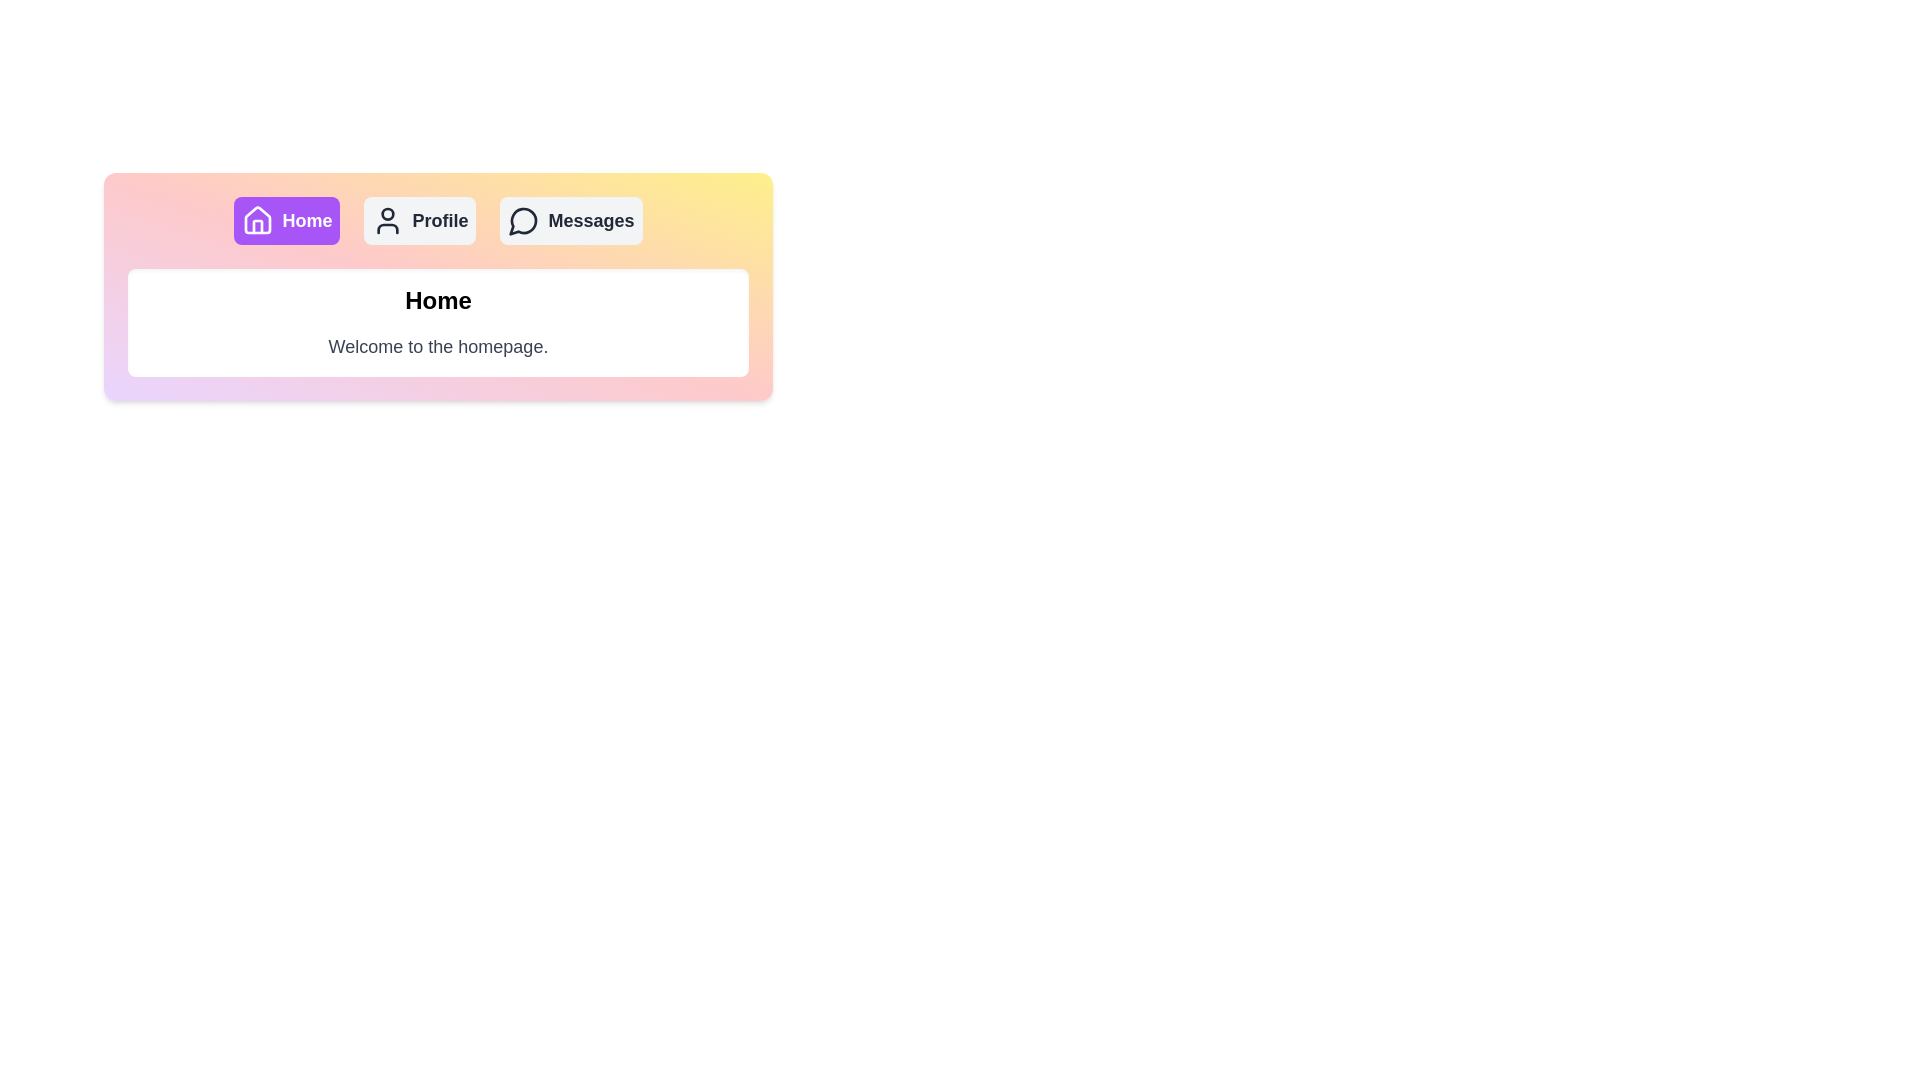 This screenshot has height=1080, width=1920. Describe the element at coordinates (570, 220) in the screenshot. I see `the tab Messages to observe its hover effect` at that location.